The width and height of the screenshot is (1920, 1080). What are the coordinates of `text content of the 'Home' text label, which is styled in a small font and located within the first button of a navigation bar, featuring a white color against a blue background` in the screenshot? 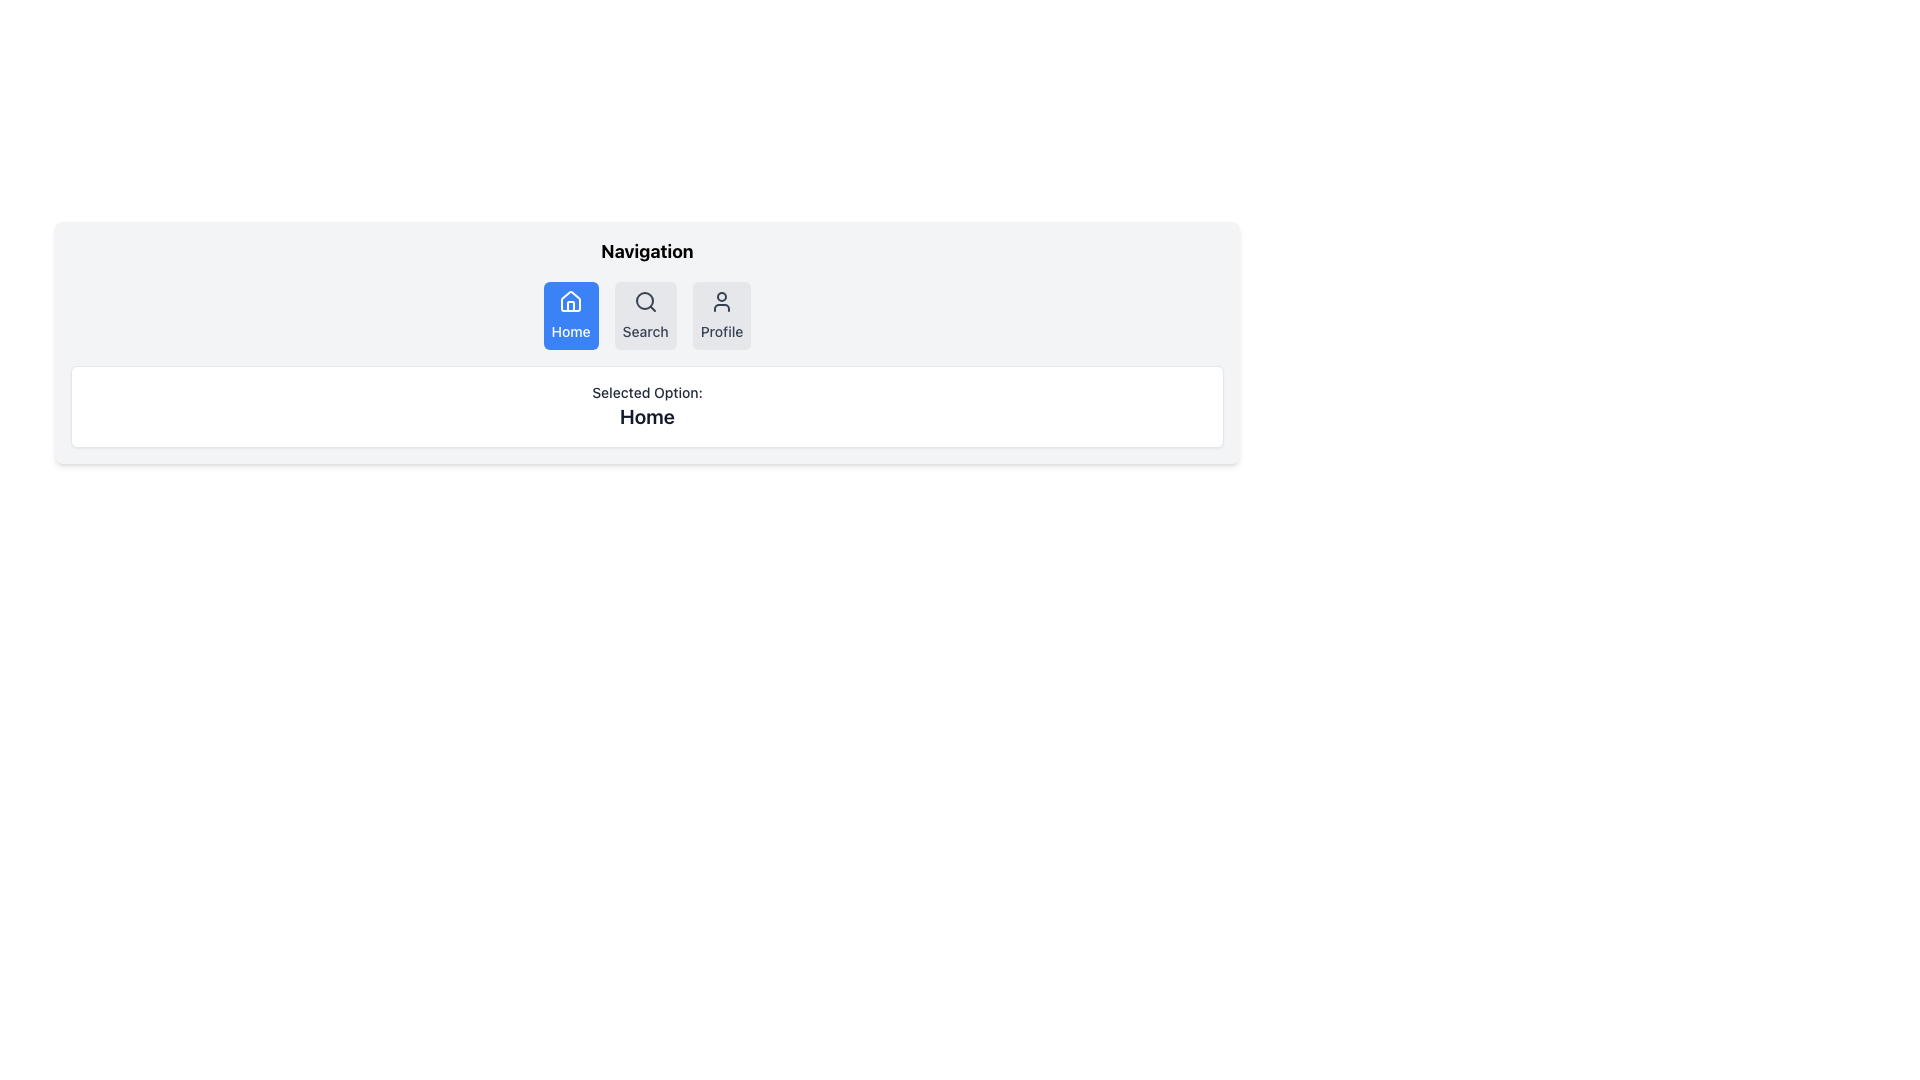 It's located at (570, 330).